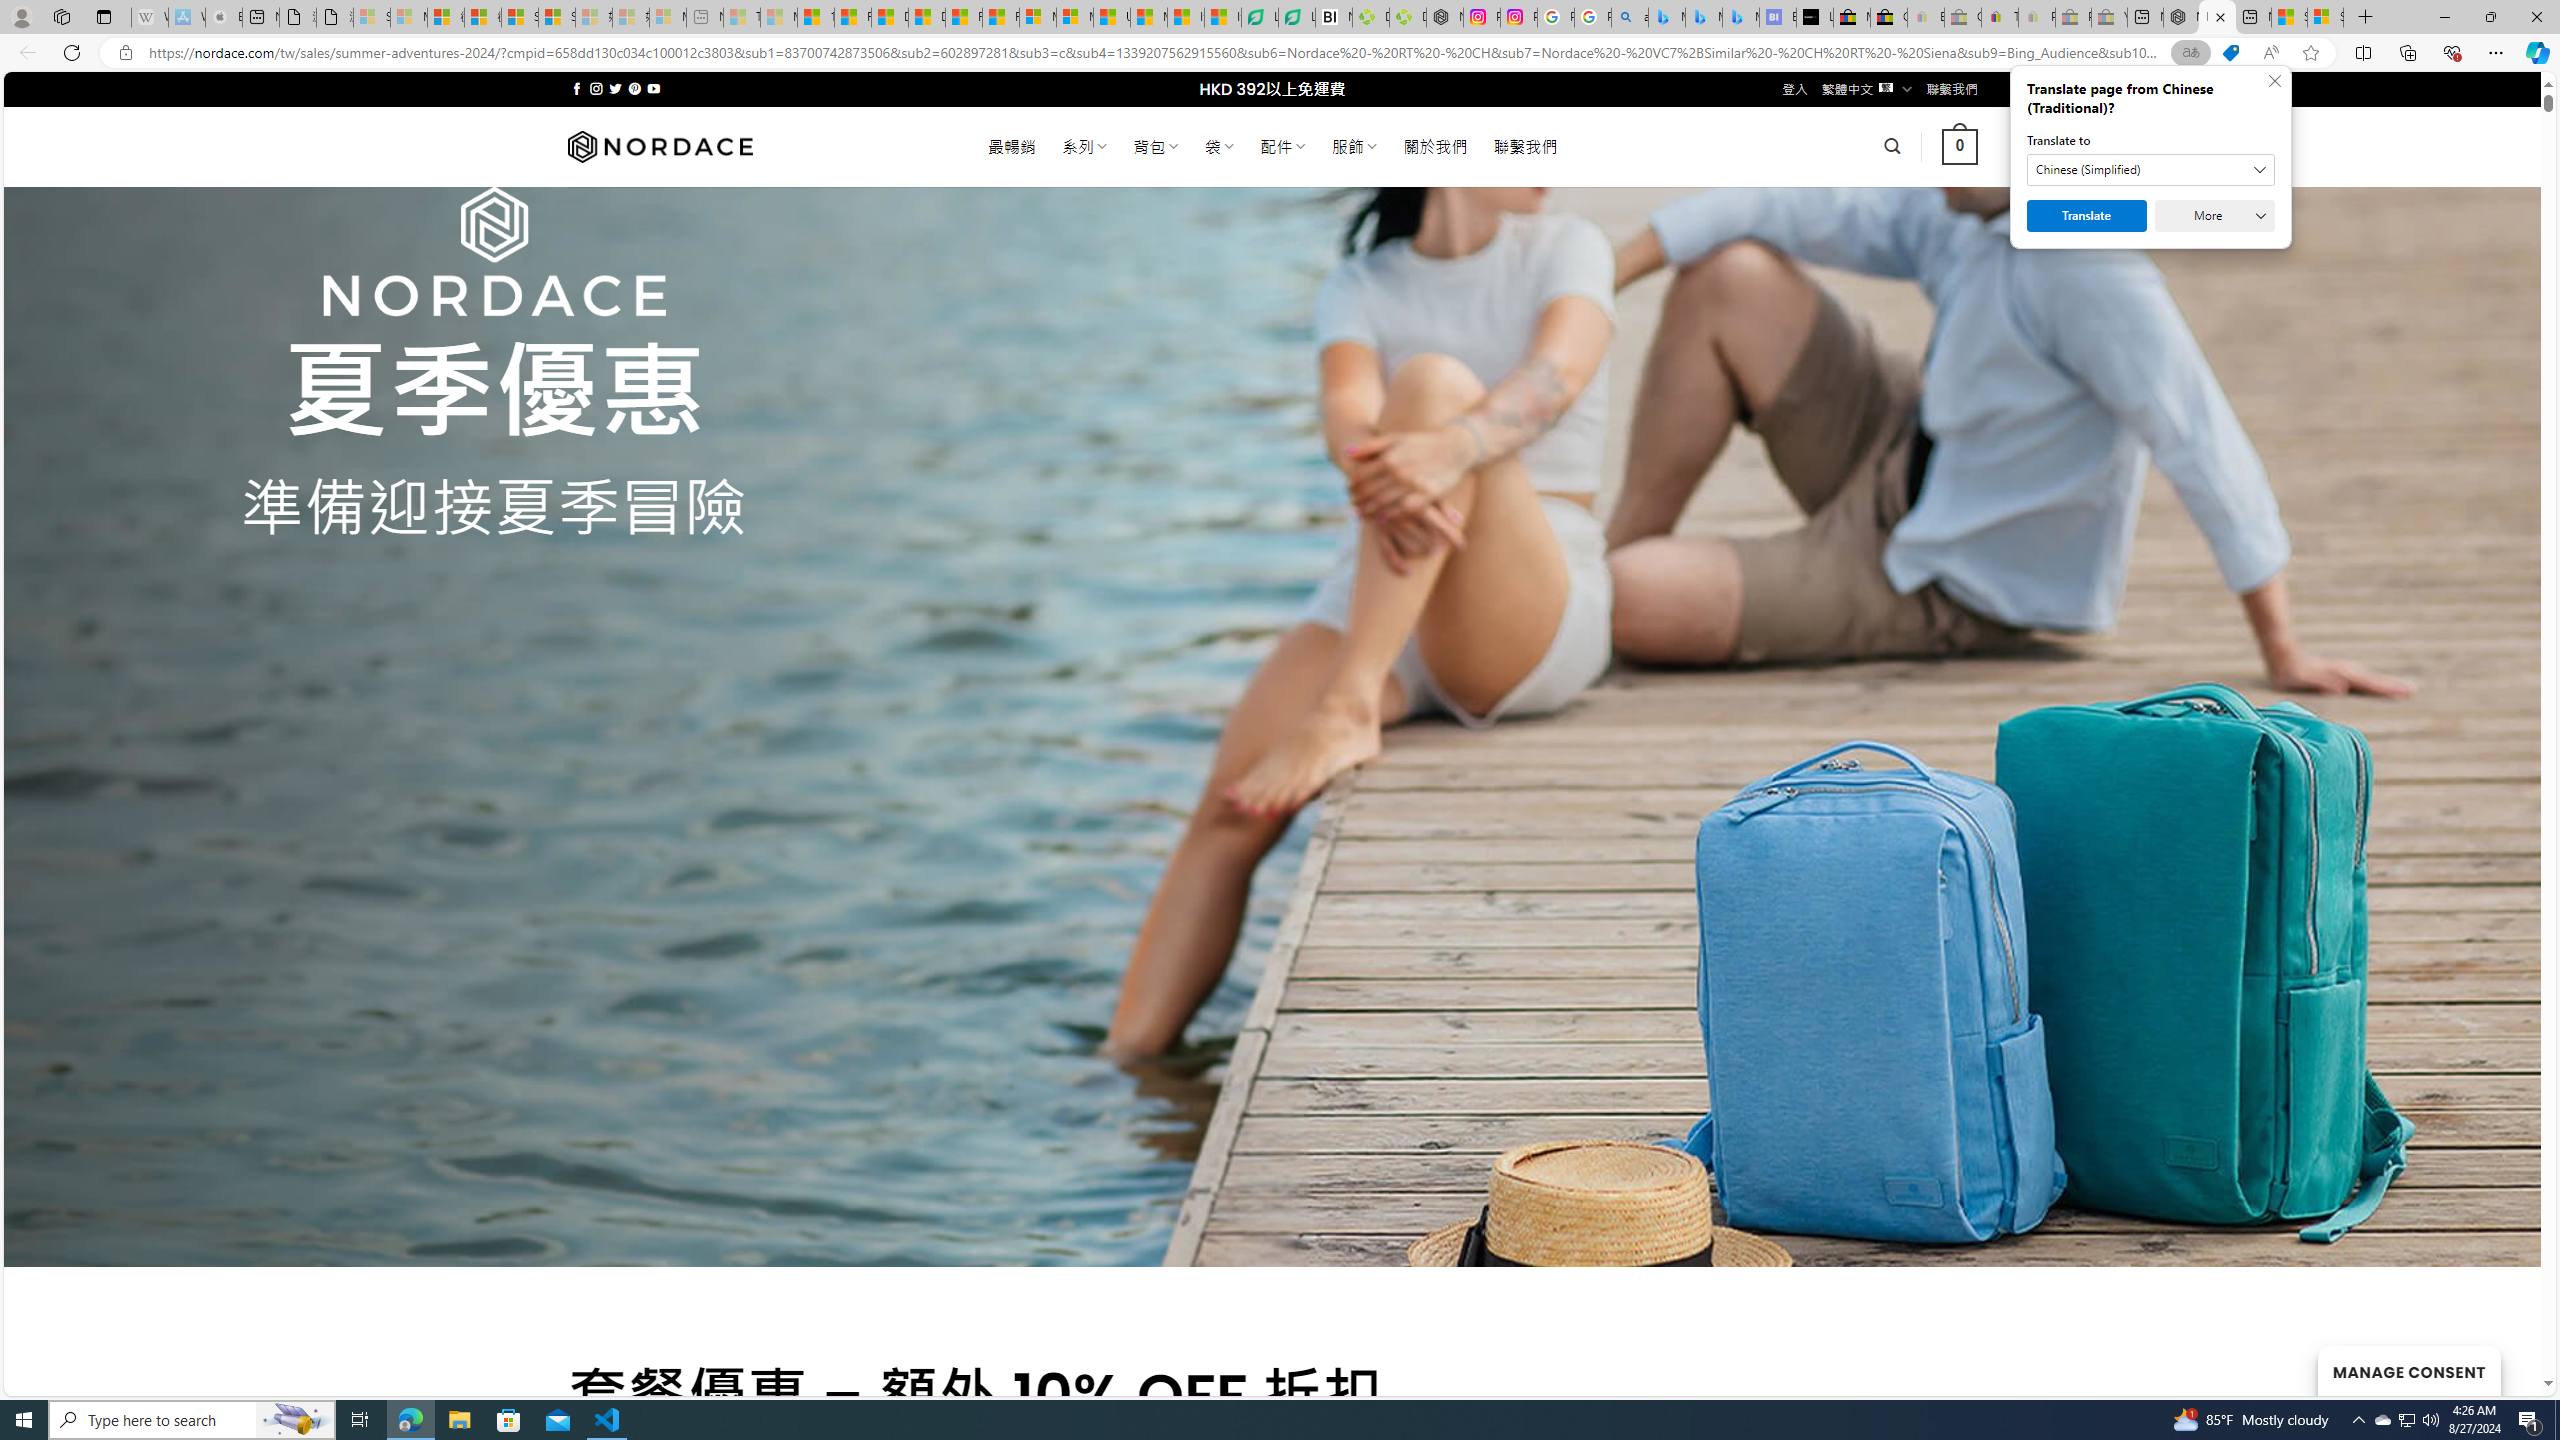  I want to click on 'Follow on Instagram', so click(595, 88).